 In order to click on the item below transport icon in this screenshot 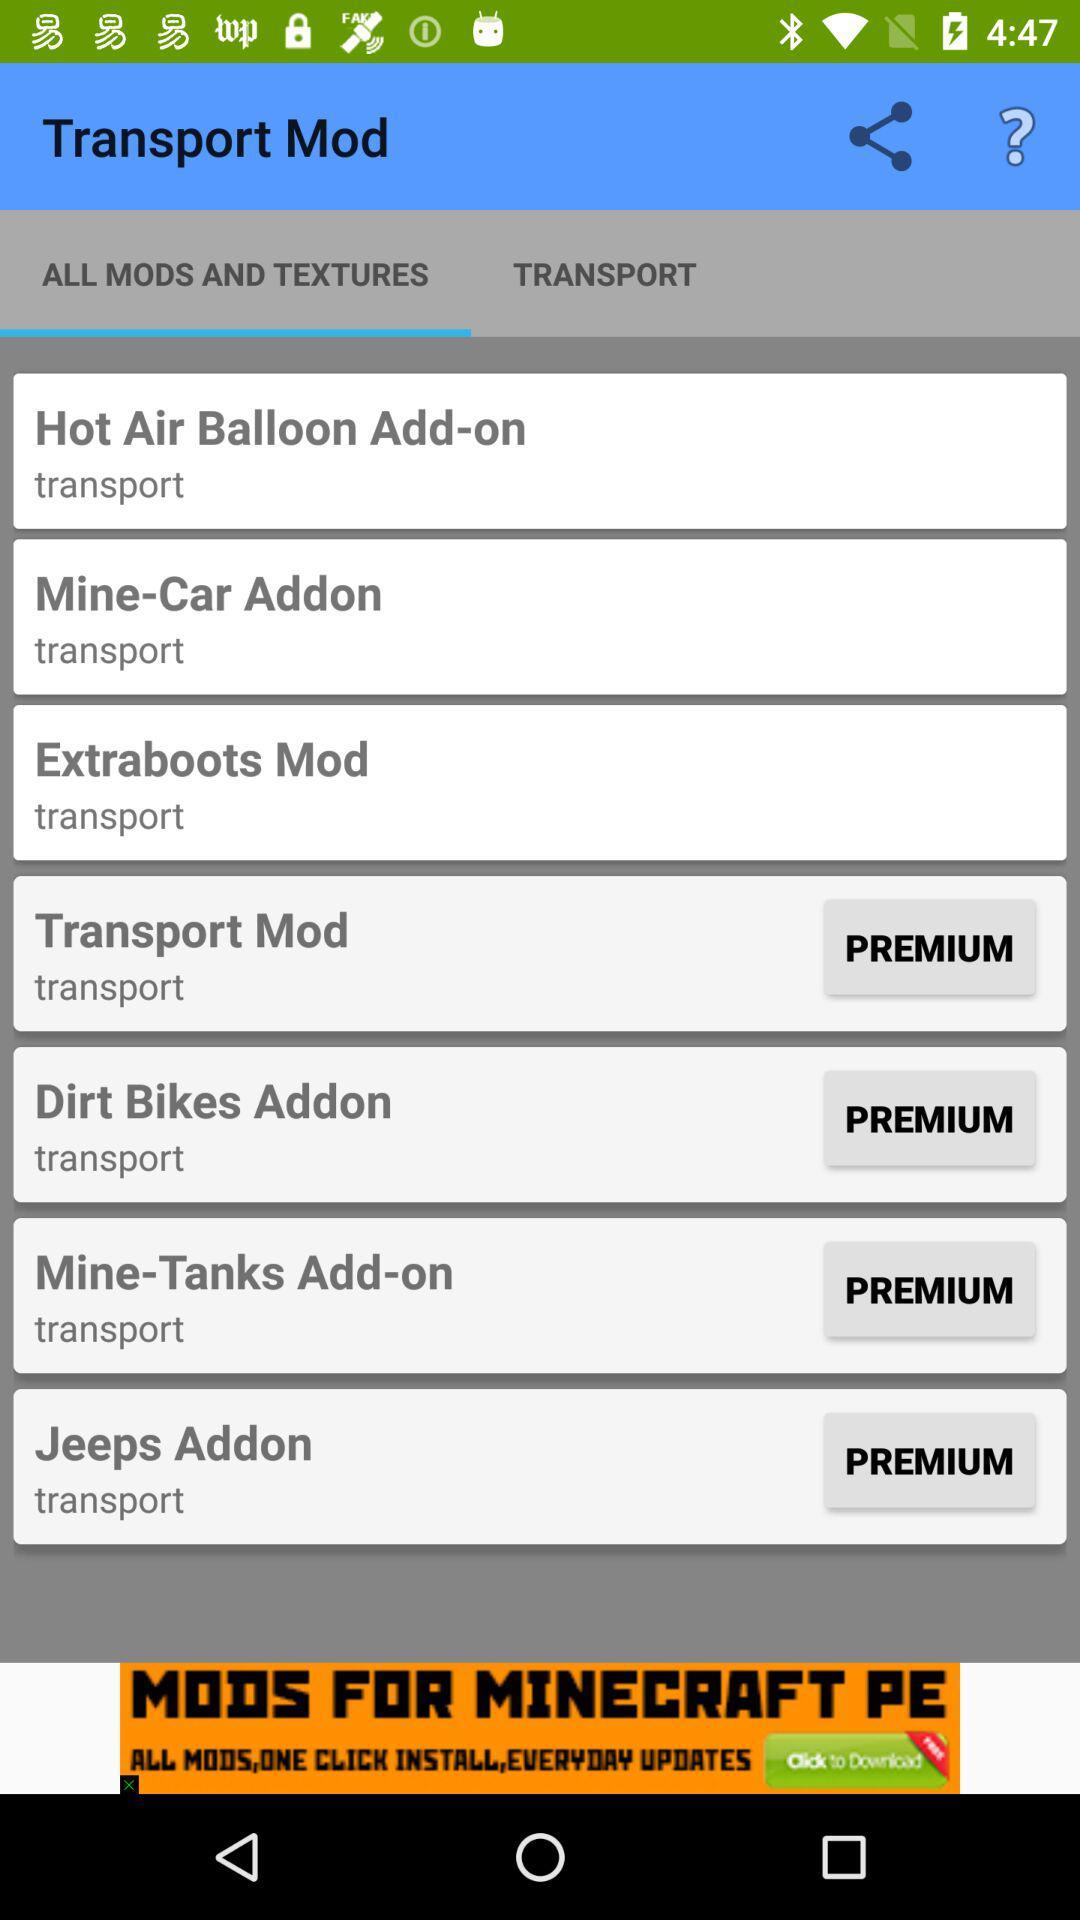, I will do `click(540, 756)`.